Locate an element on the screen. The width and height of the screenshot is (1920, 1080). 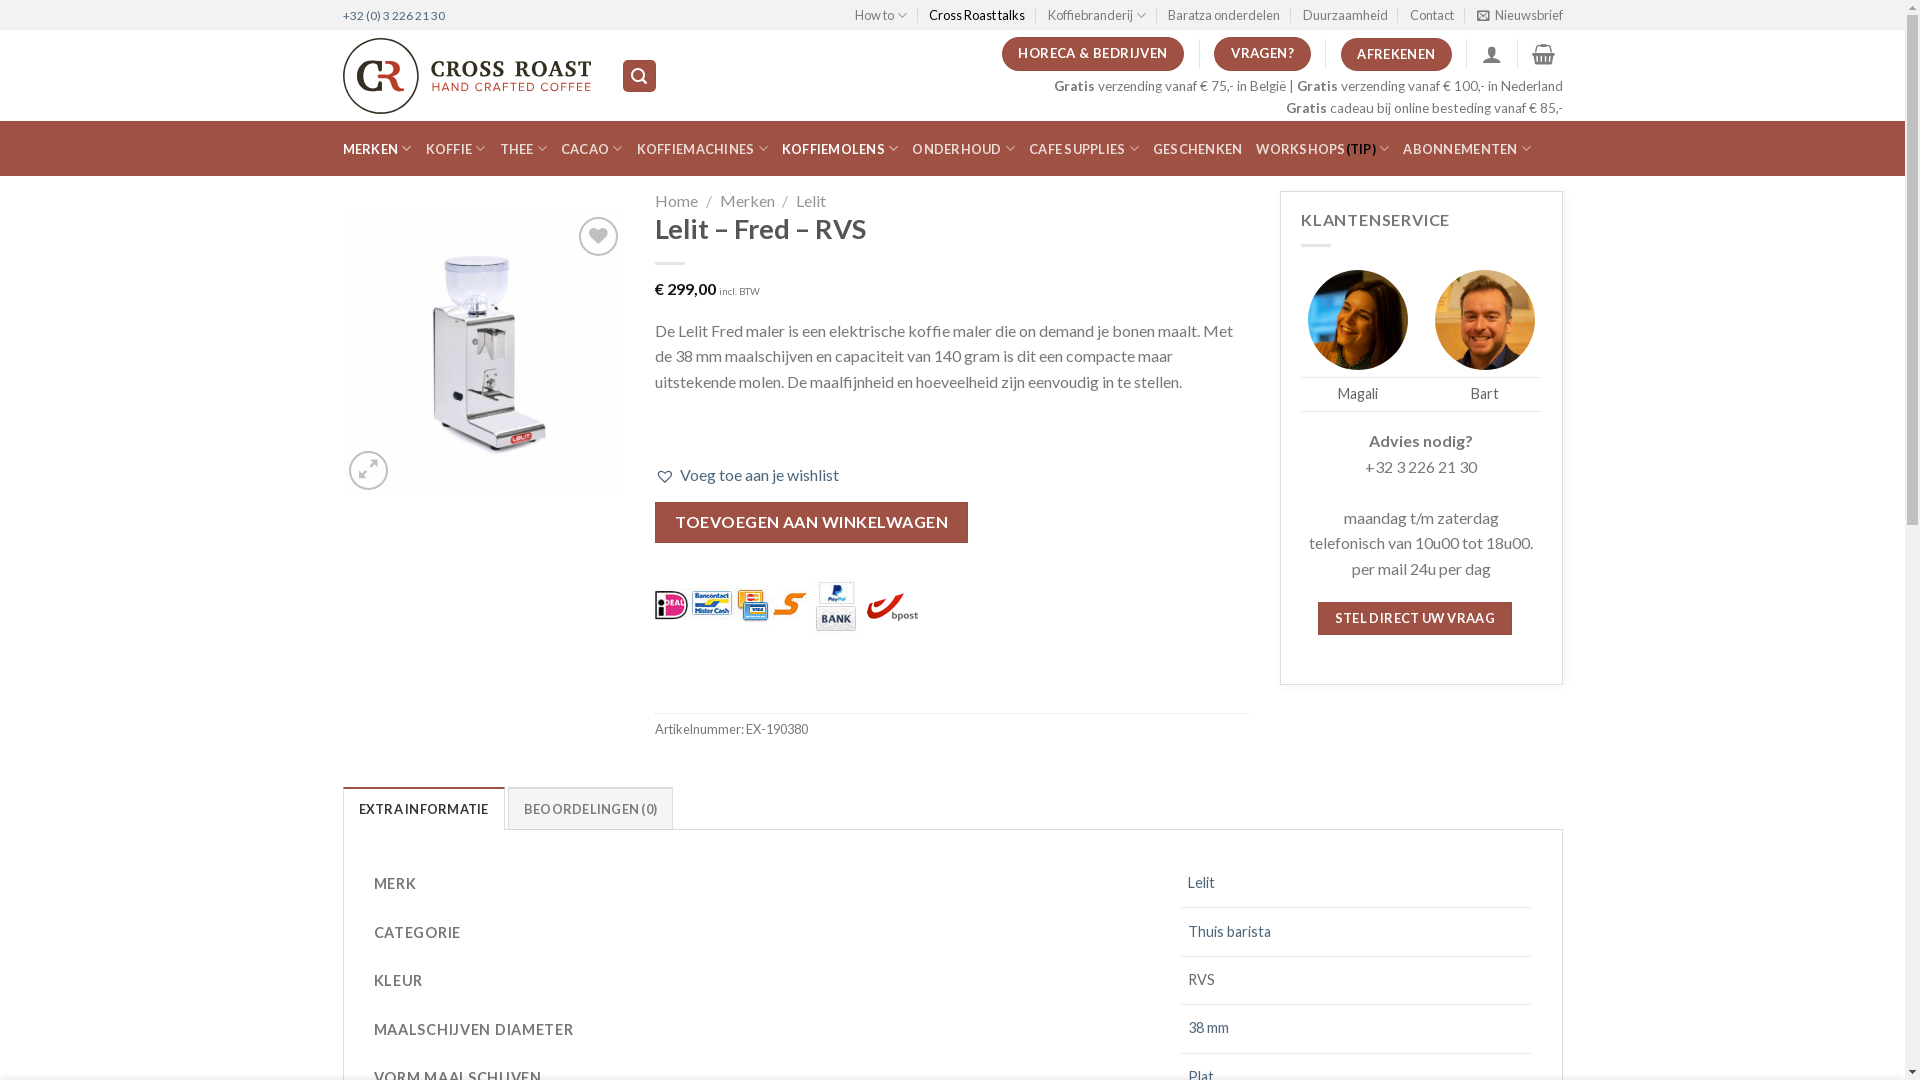
'ONDERHOUD' is located at coordinates (963, 148).